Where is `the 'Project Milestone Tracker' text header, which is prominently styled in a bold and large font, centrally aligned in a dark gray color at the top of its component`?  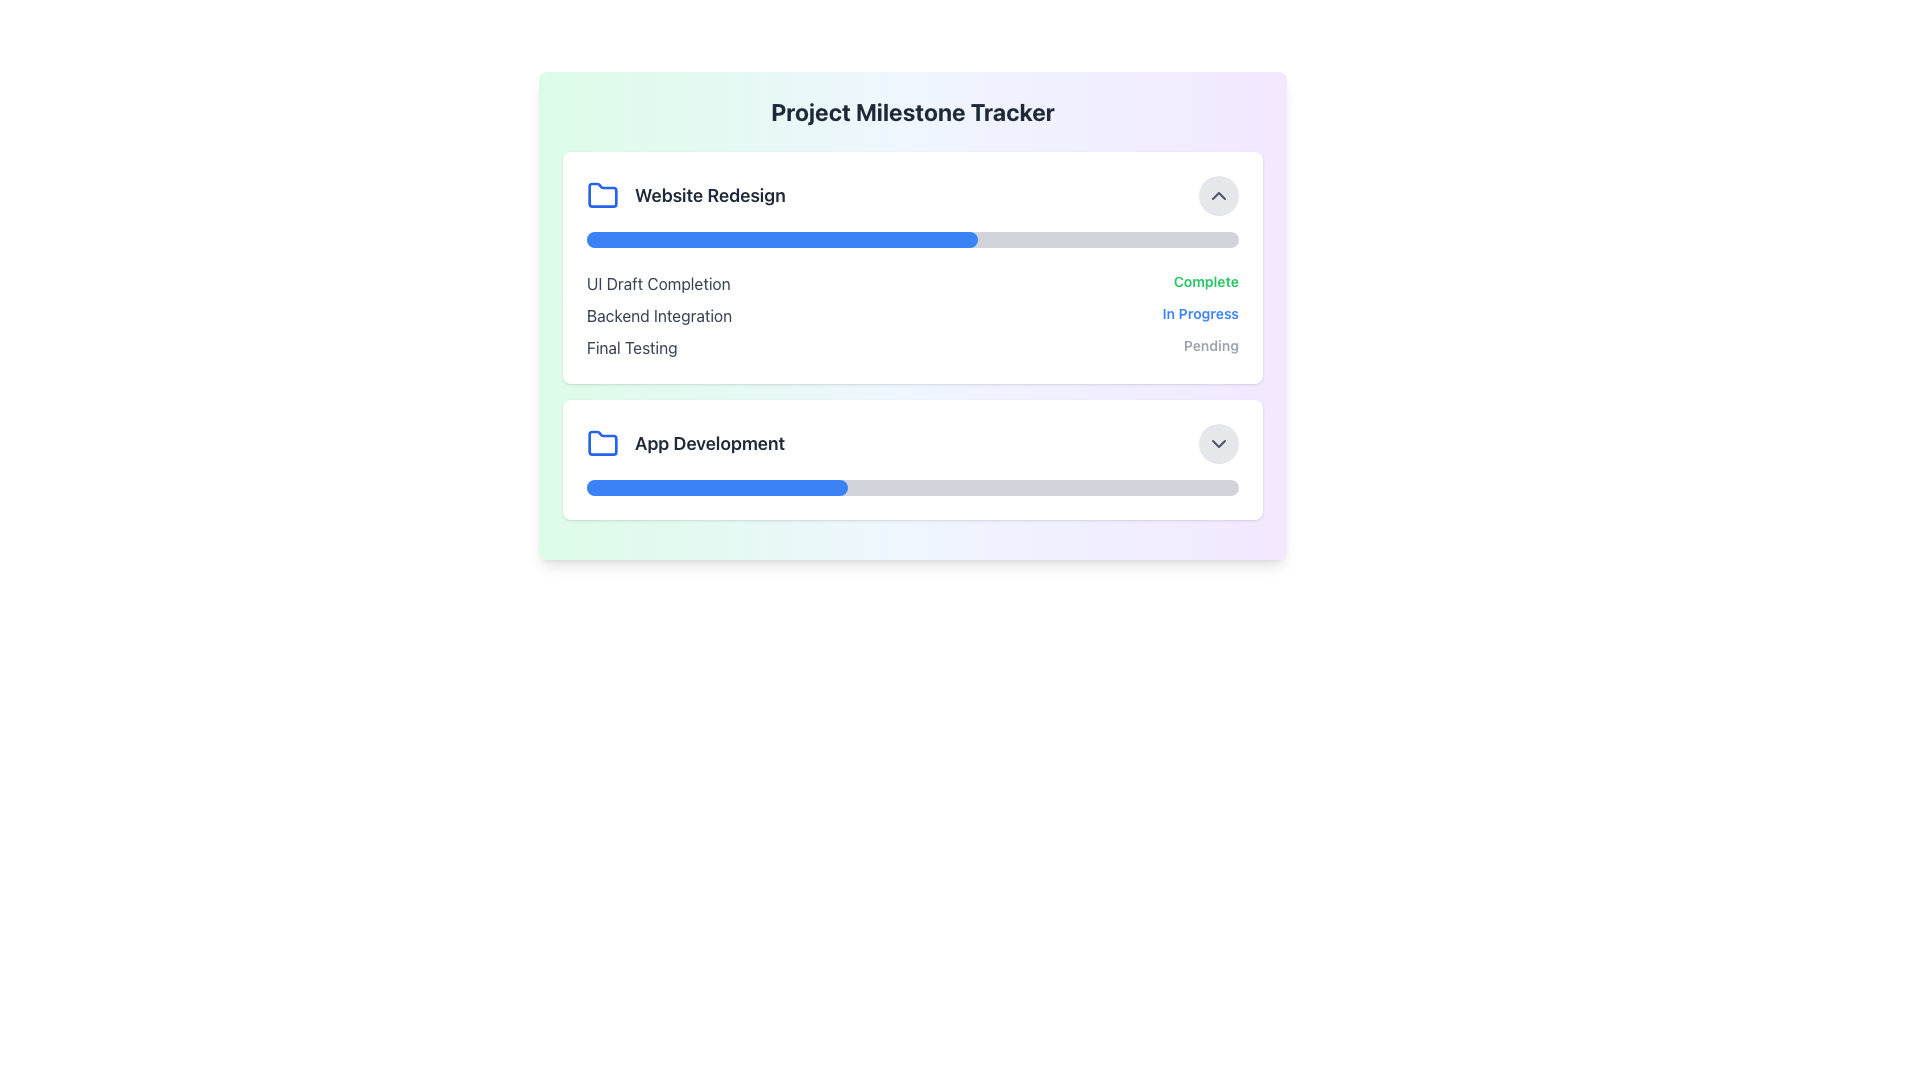
the 'Project Milestone Tracker' text header, which is prominently styled in a bold and large font, centrally aligned in a dark gray color at the top of its component is located at coordinates (911, 111).